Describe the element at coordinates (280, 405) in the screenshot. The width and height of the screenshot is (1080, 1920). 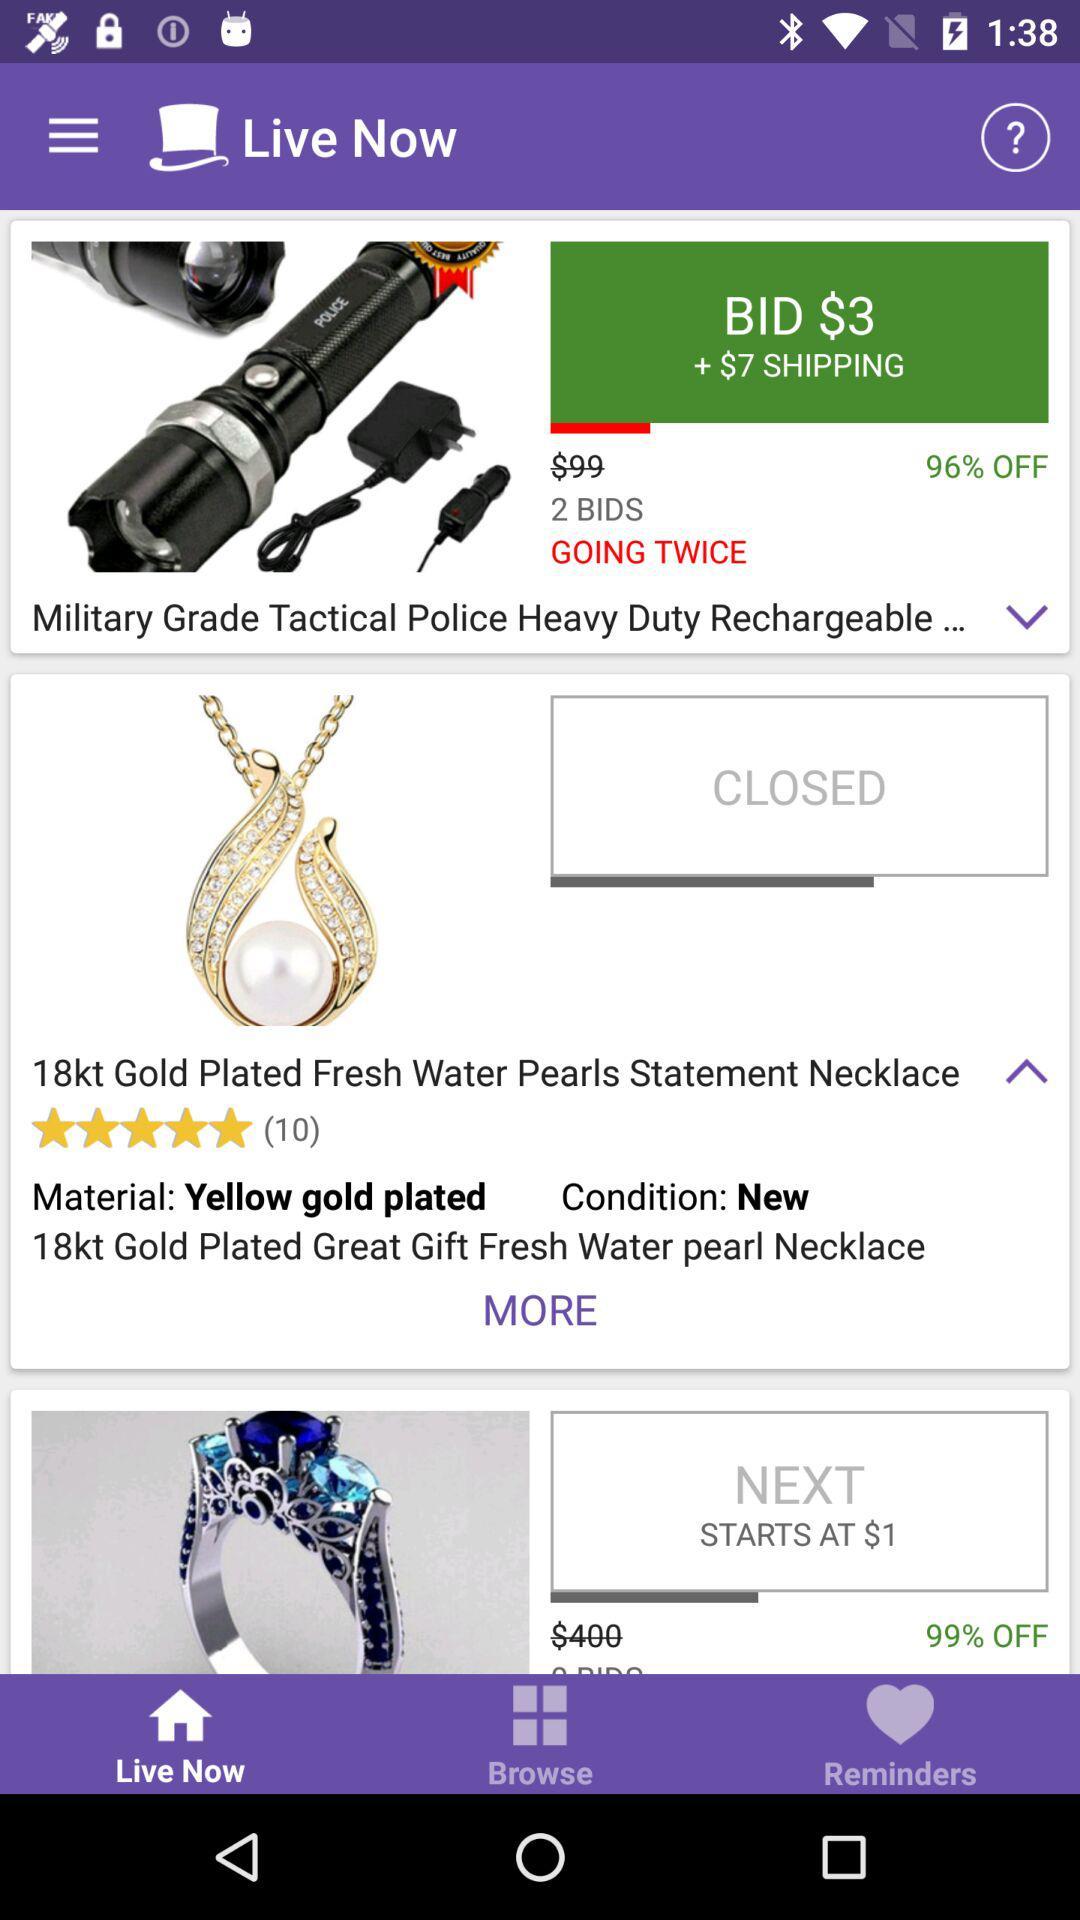
I see `view` at that location.